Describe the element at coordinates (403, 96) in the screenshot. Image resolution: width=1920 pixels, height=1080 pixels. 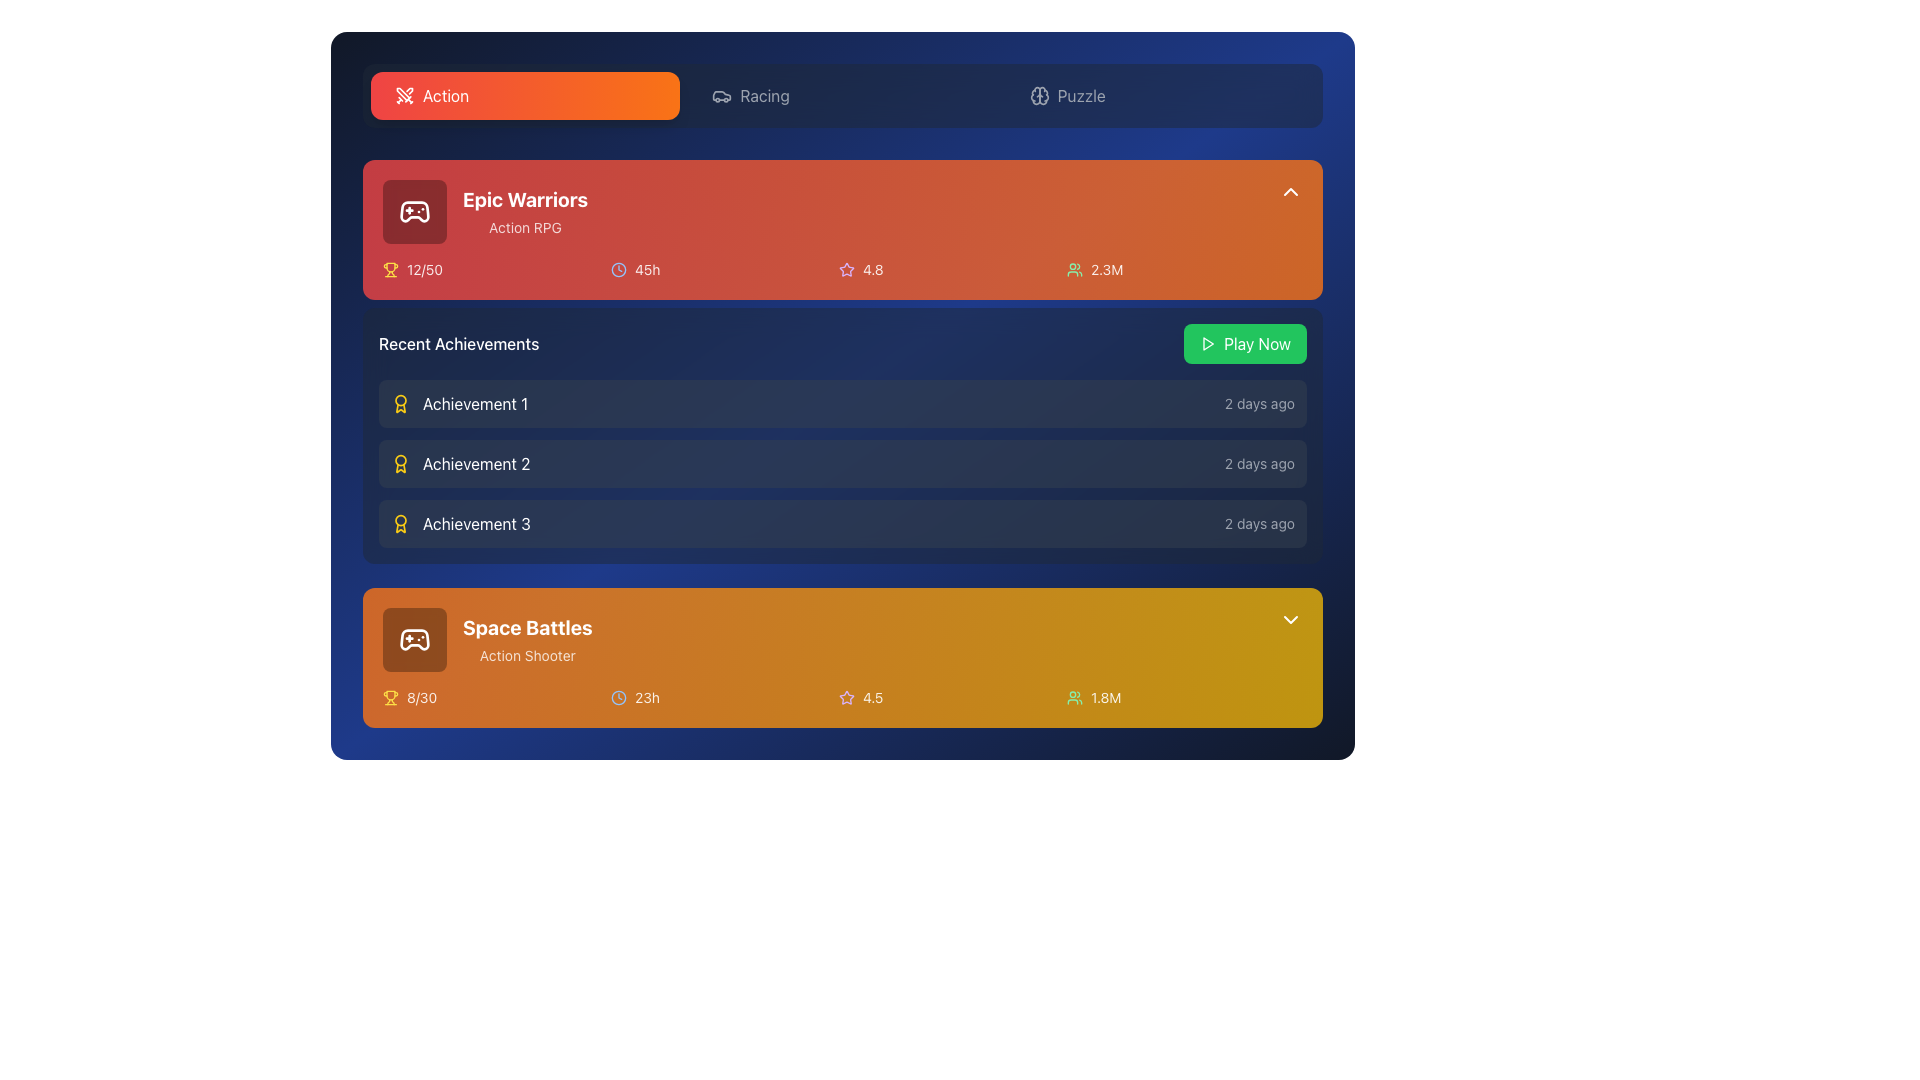
I see `compact icon of two crossed swords located in the 'Action' tab, positioned to the far left of the 'Action' button for design purposes` at that location.